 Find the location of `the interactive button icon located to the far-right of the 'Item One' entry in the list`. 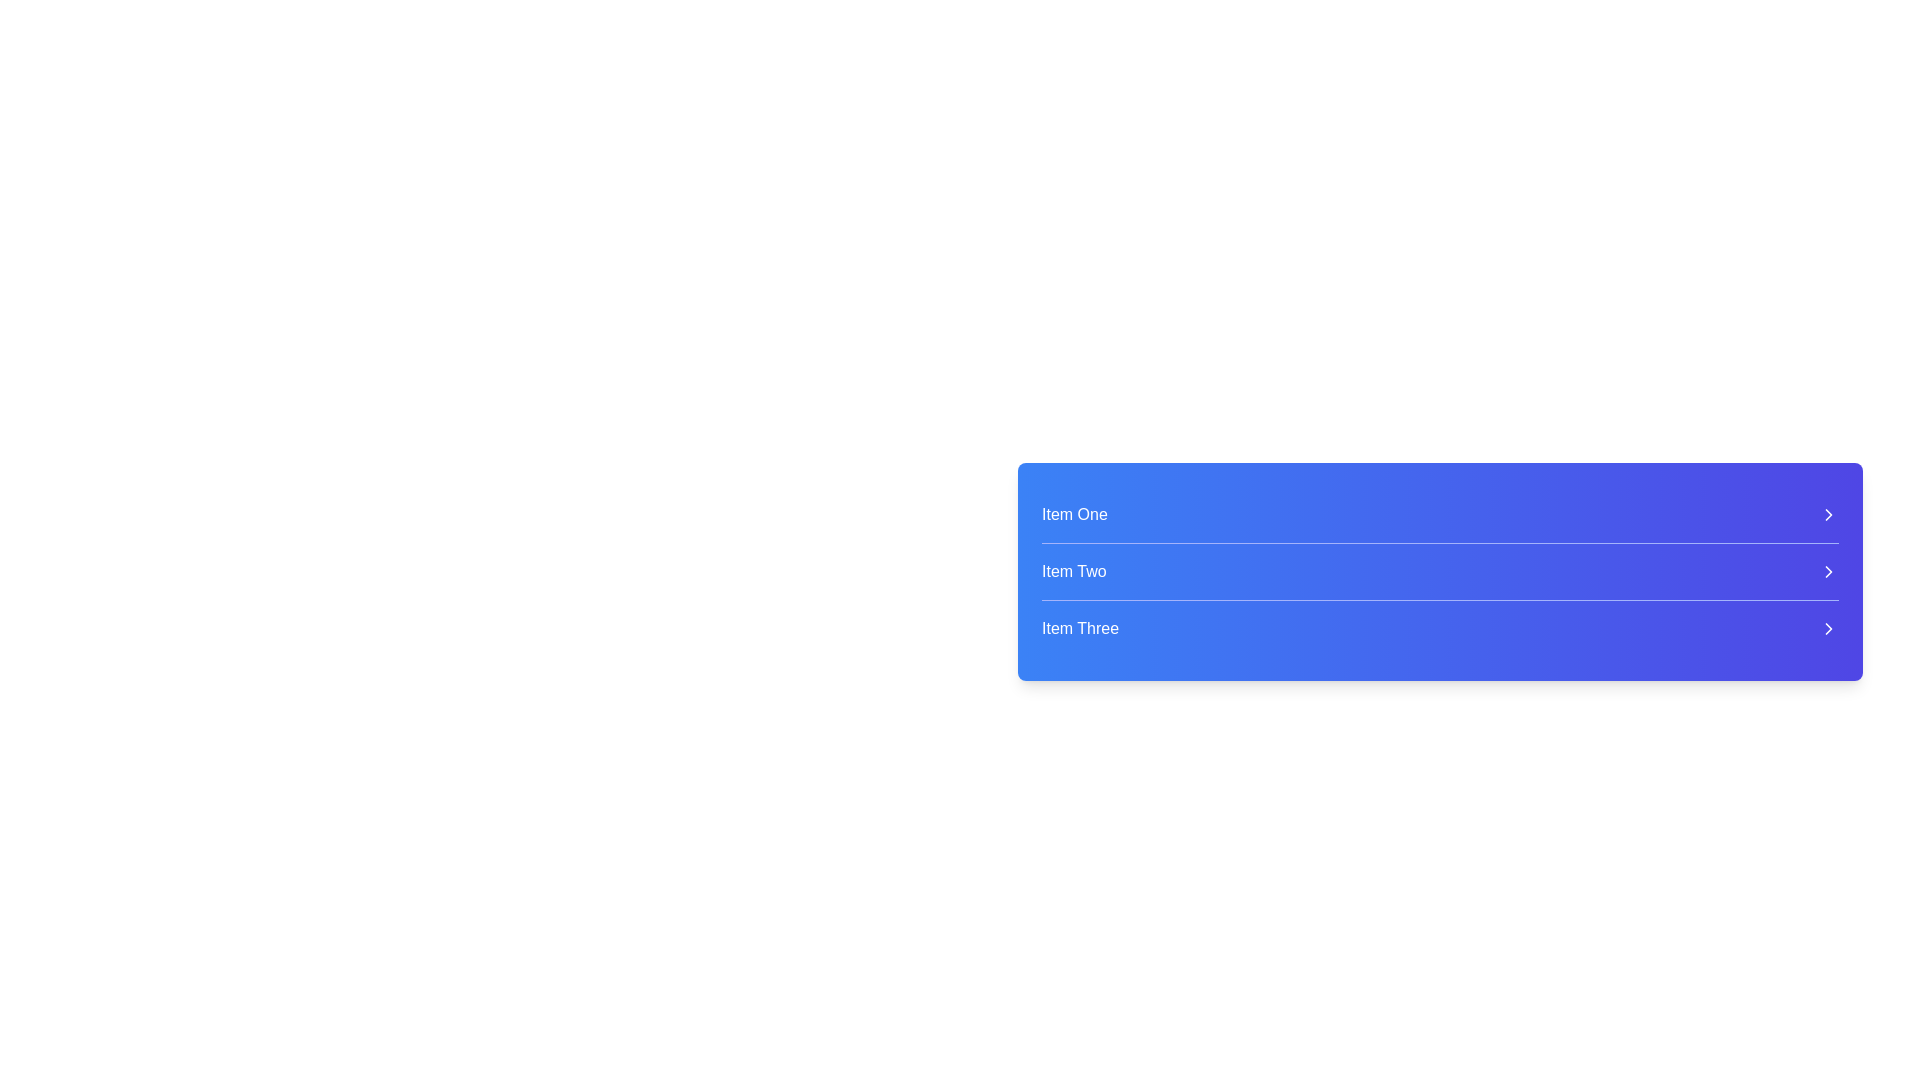

the interactive button icon located to the far-right of the 'Item One' entry in the list is located at coordinates (1828, 514).